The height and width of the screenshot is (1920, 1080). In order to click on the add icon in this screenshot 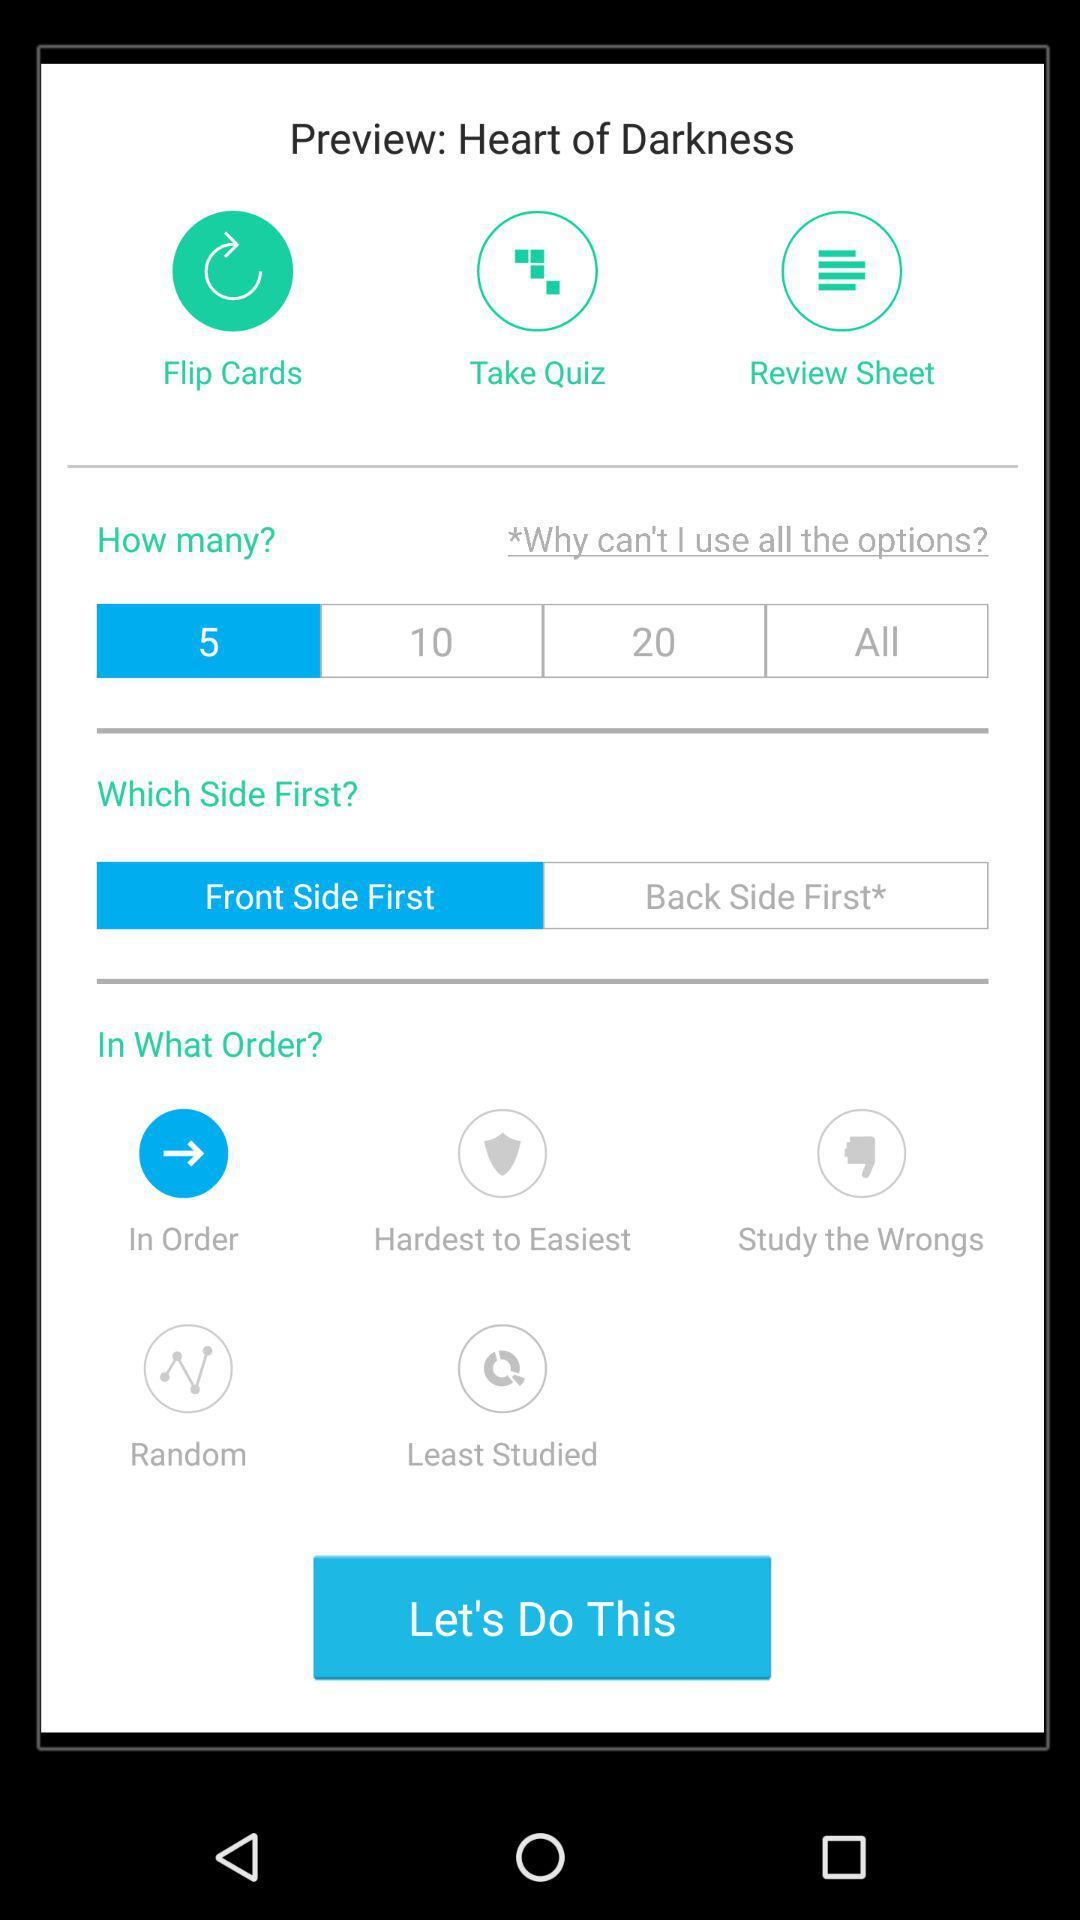, I will do `click(536, 289)`.